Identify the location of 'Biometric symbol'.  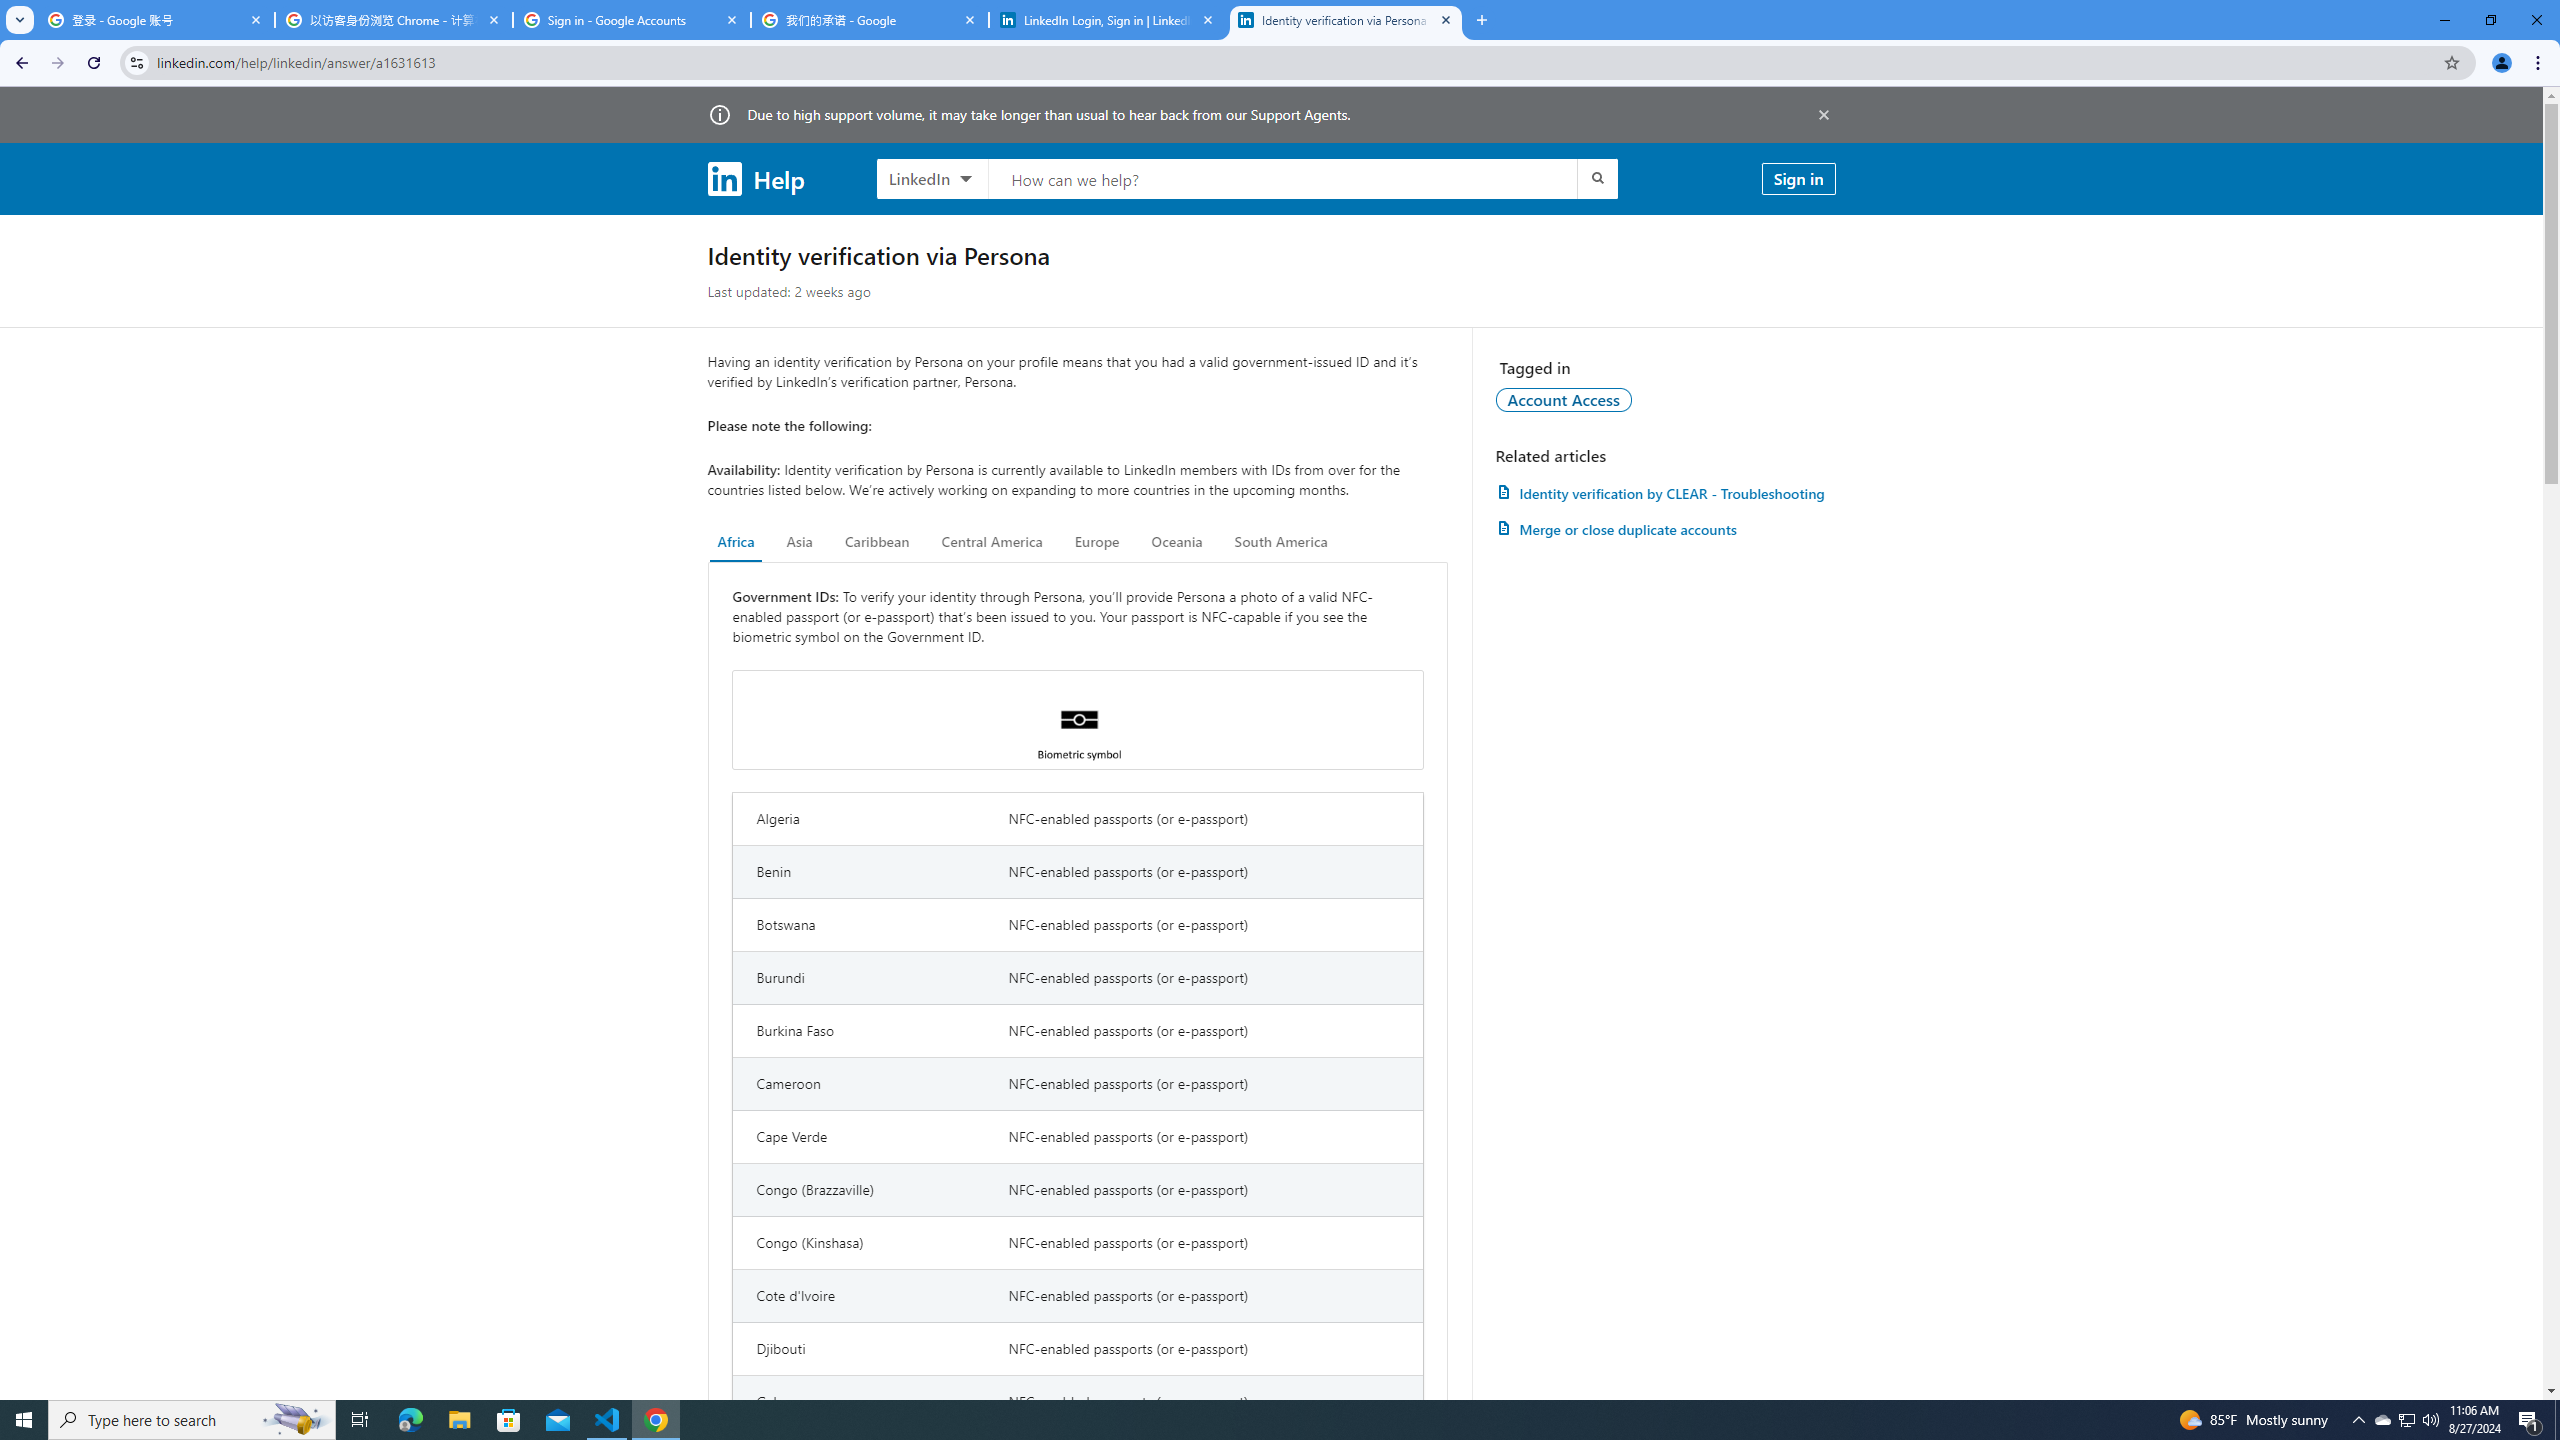
(1076, 720).